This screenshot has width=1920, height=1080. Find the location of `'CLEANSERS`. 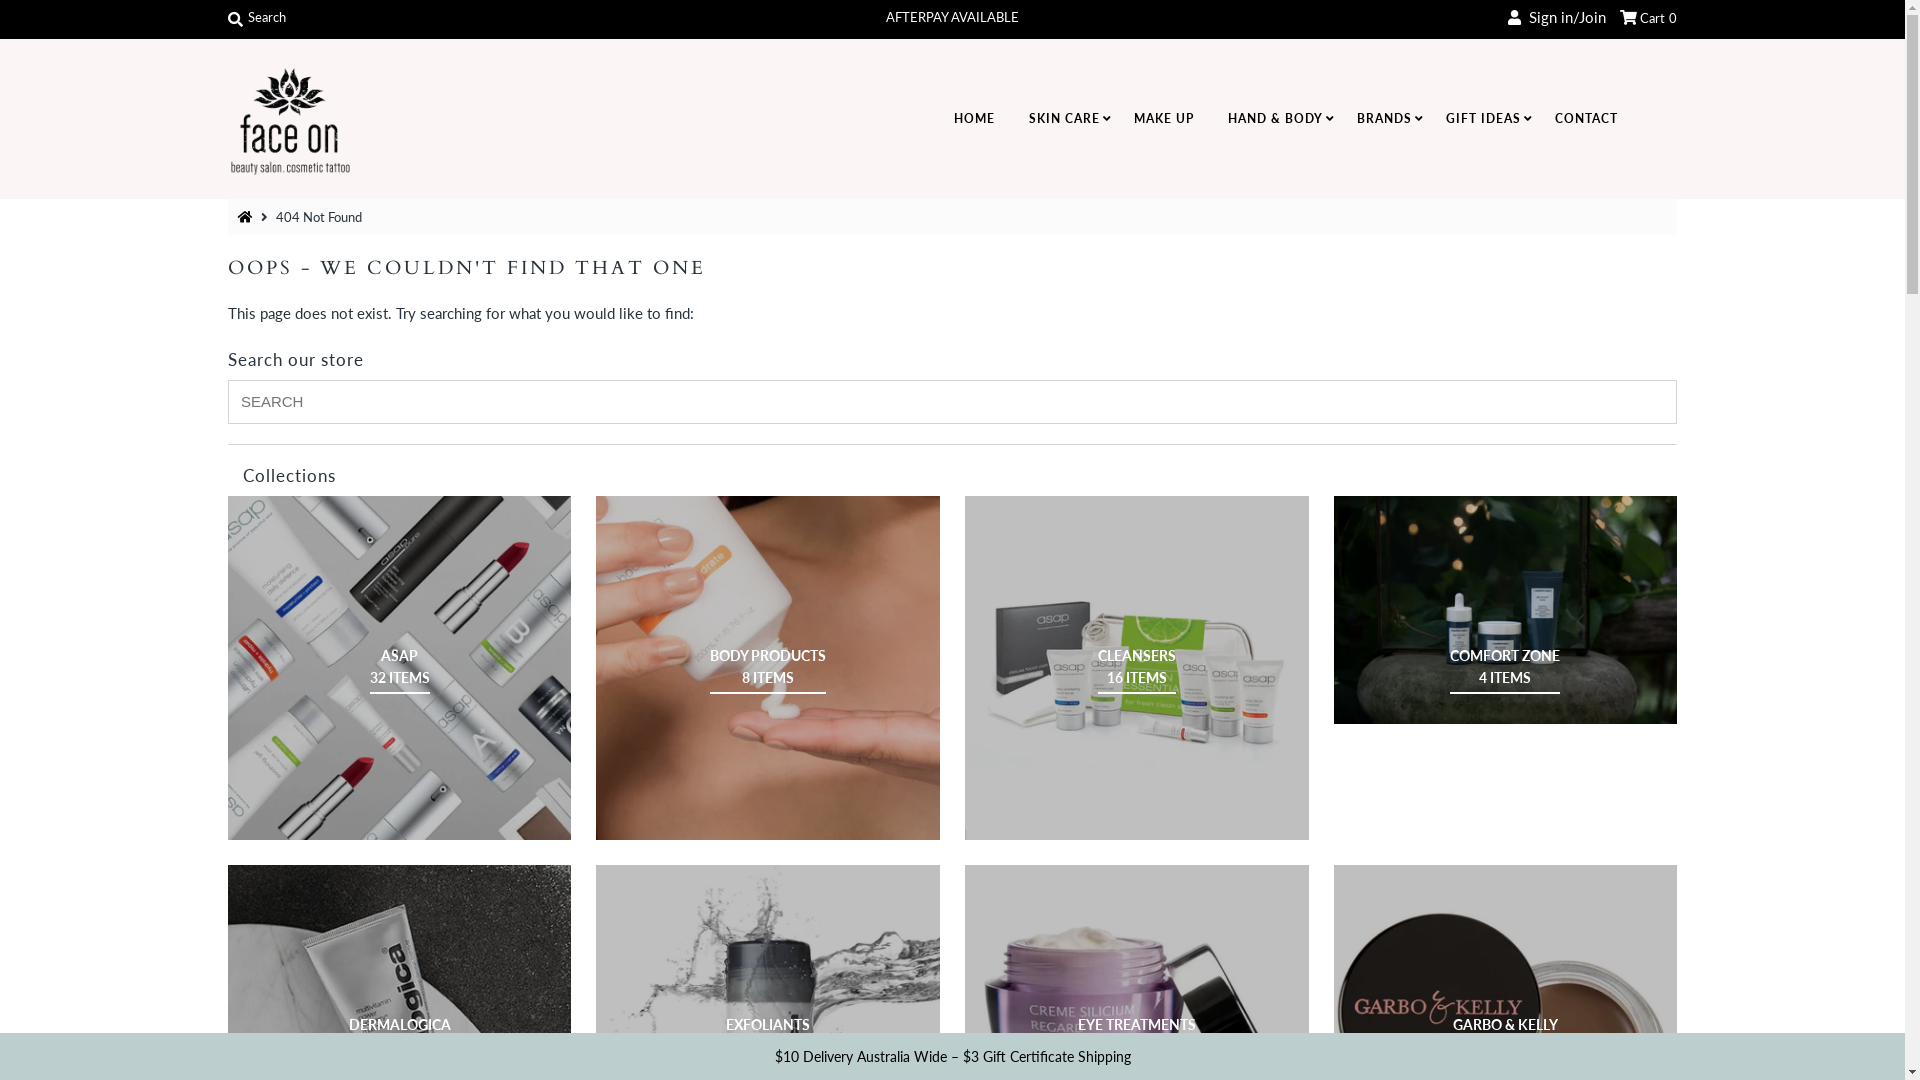

'CLEANSERS is located at coordinates (1137, 667).